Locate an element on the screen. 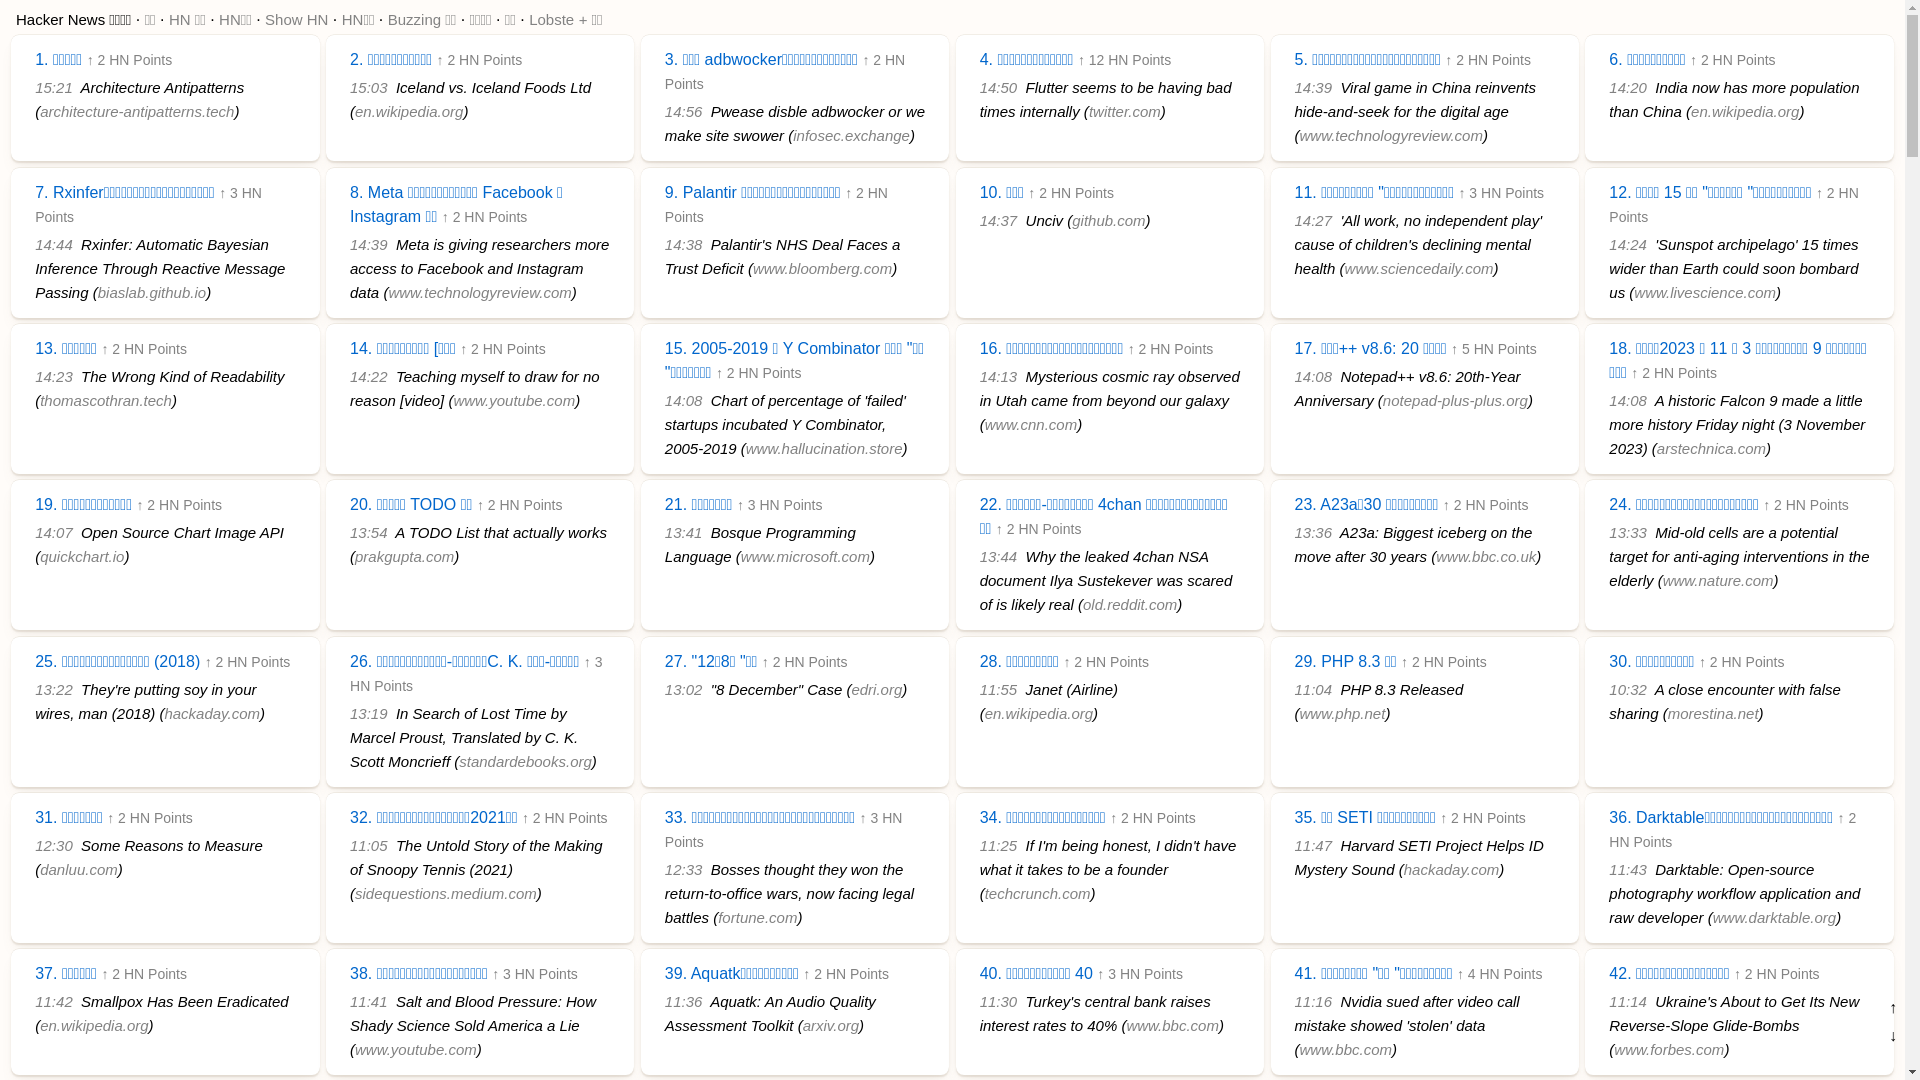  'www.bbc.com' is located at coordinates (1172, 1025).